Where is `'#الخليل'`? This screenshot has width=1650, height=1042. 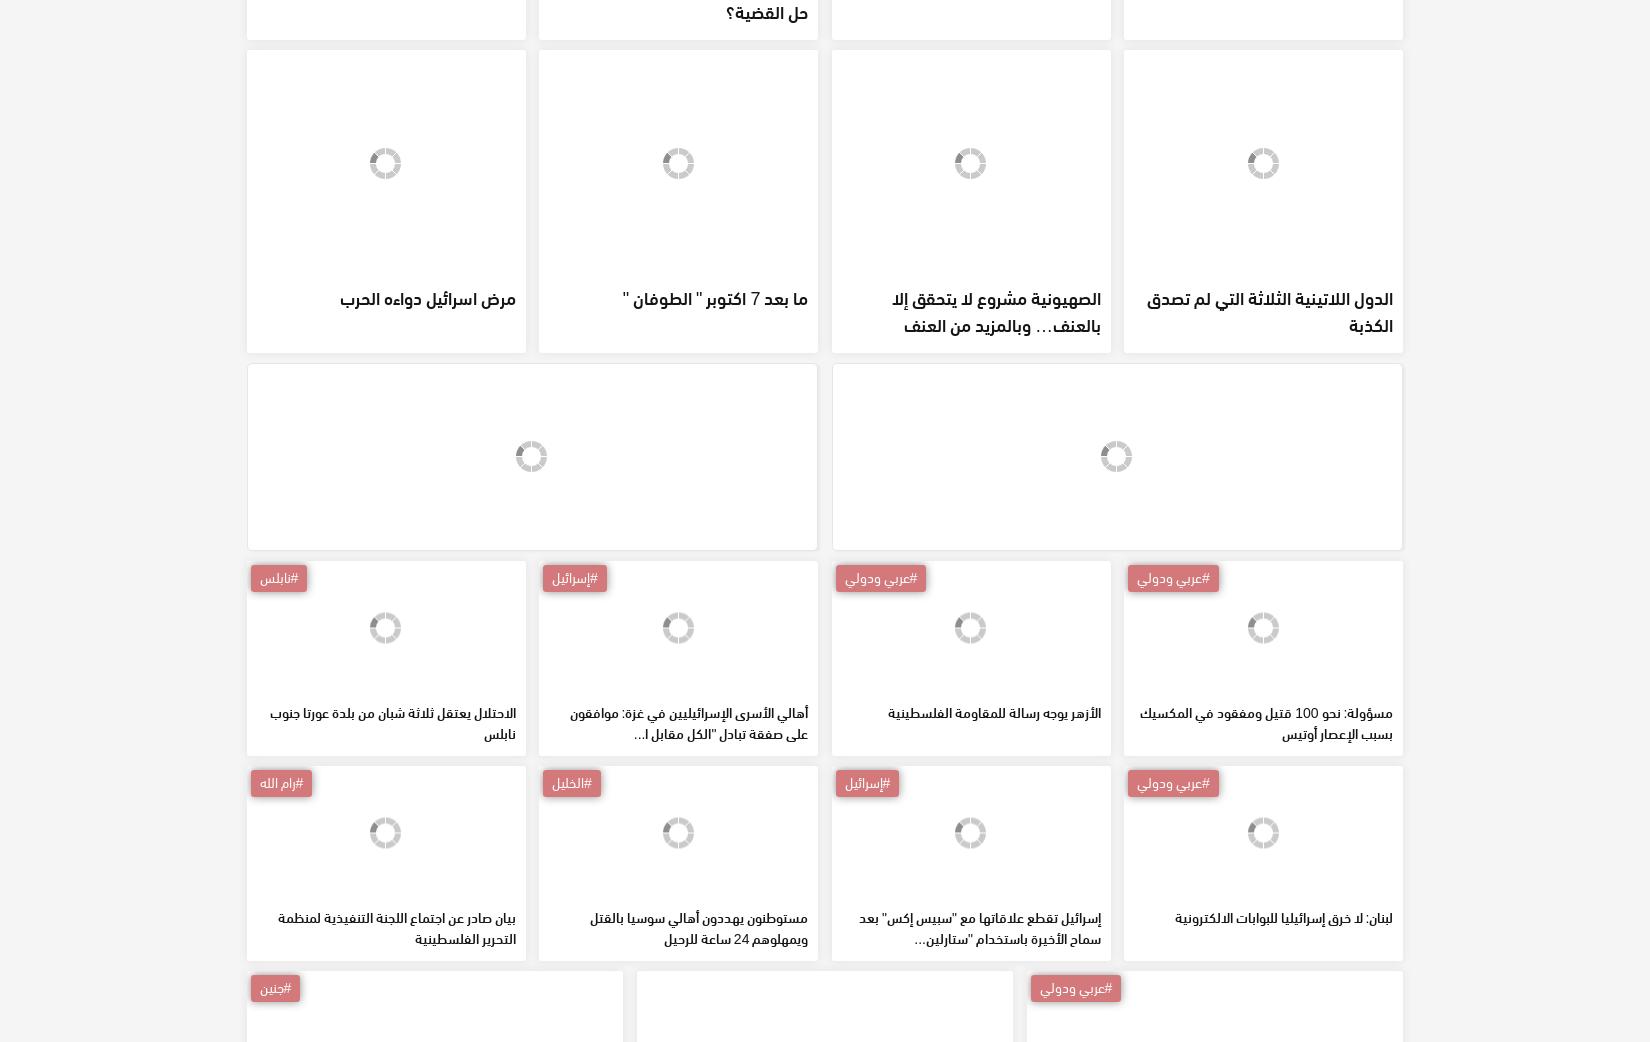 '#الخليل' is located at coordinates (570, 925).